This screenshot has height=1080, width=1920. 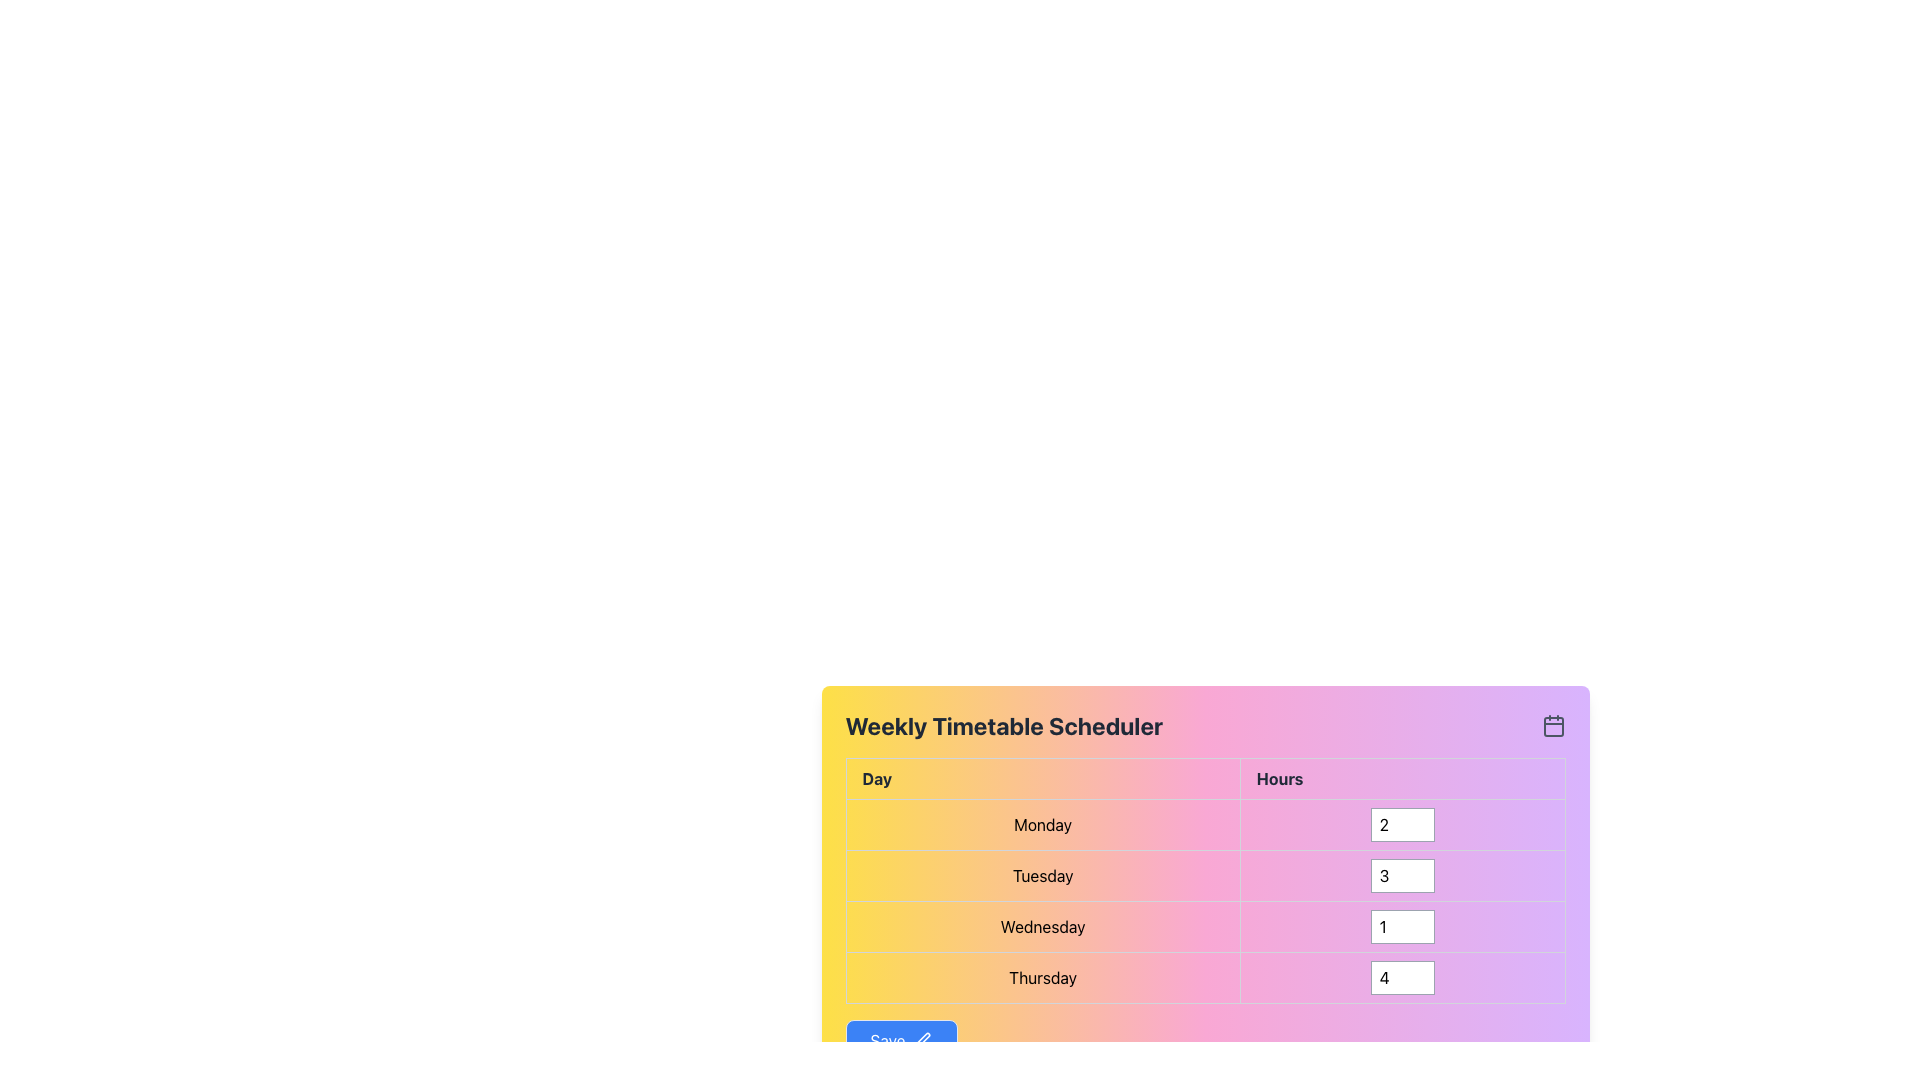 What do you see at coordinates (1552, 725) in the screenshot?
I see `the calendar icon located in the top-right corner of the 'Weekly Timetable Scheduler' section, which features a rectangular outline with a grid-like body` at bounding box center [1552, 725].